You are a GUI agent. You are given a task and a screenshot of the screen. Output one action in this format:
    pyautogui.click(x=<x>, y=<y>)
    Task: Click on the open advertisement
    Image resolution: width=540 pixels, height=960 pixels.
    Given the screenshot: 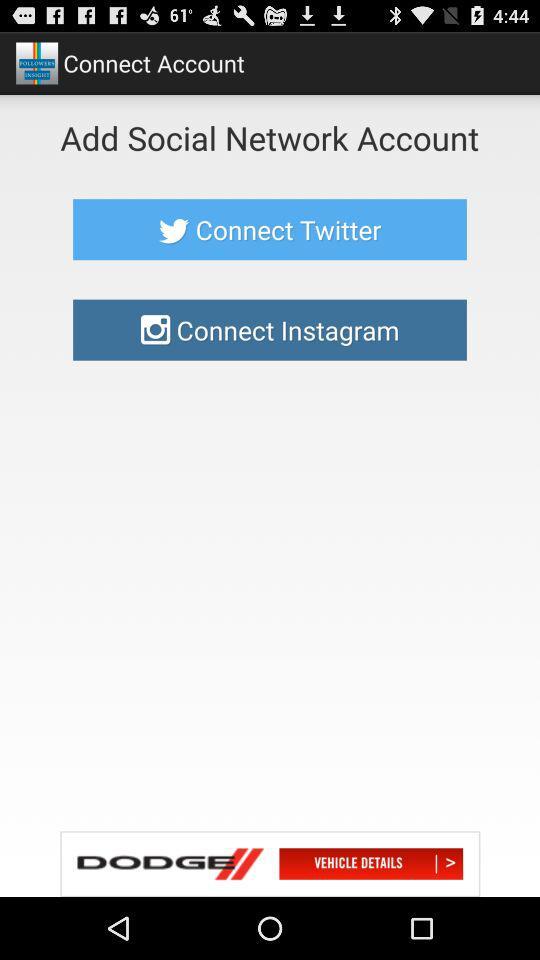 What is the action you would take?
    pyautogui.click(x=270, y=863)
    